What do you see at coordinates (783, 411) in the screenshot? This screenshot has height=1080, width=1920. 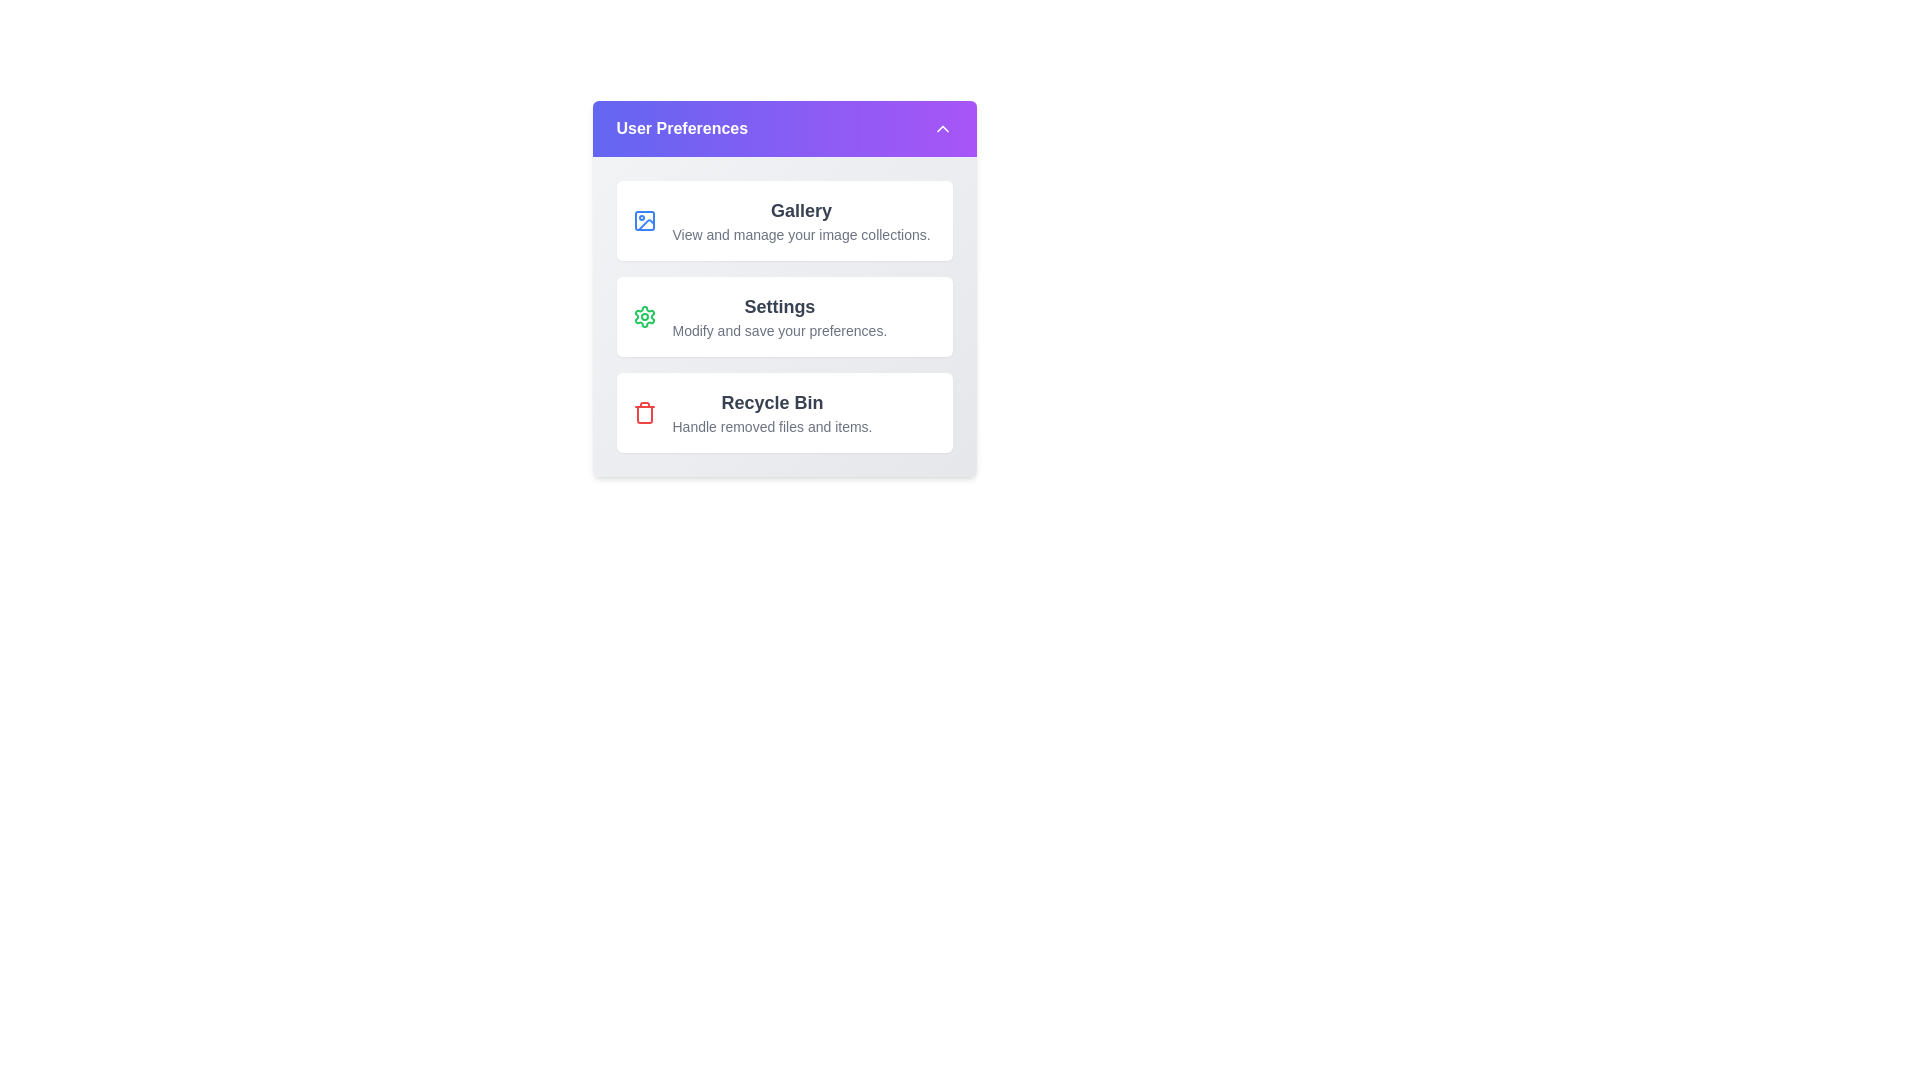 I see `the preference item Recycle Bin` at bounding box center [783, 411].